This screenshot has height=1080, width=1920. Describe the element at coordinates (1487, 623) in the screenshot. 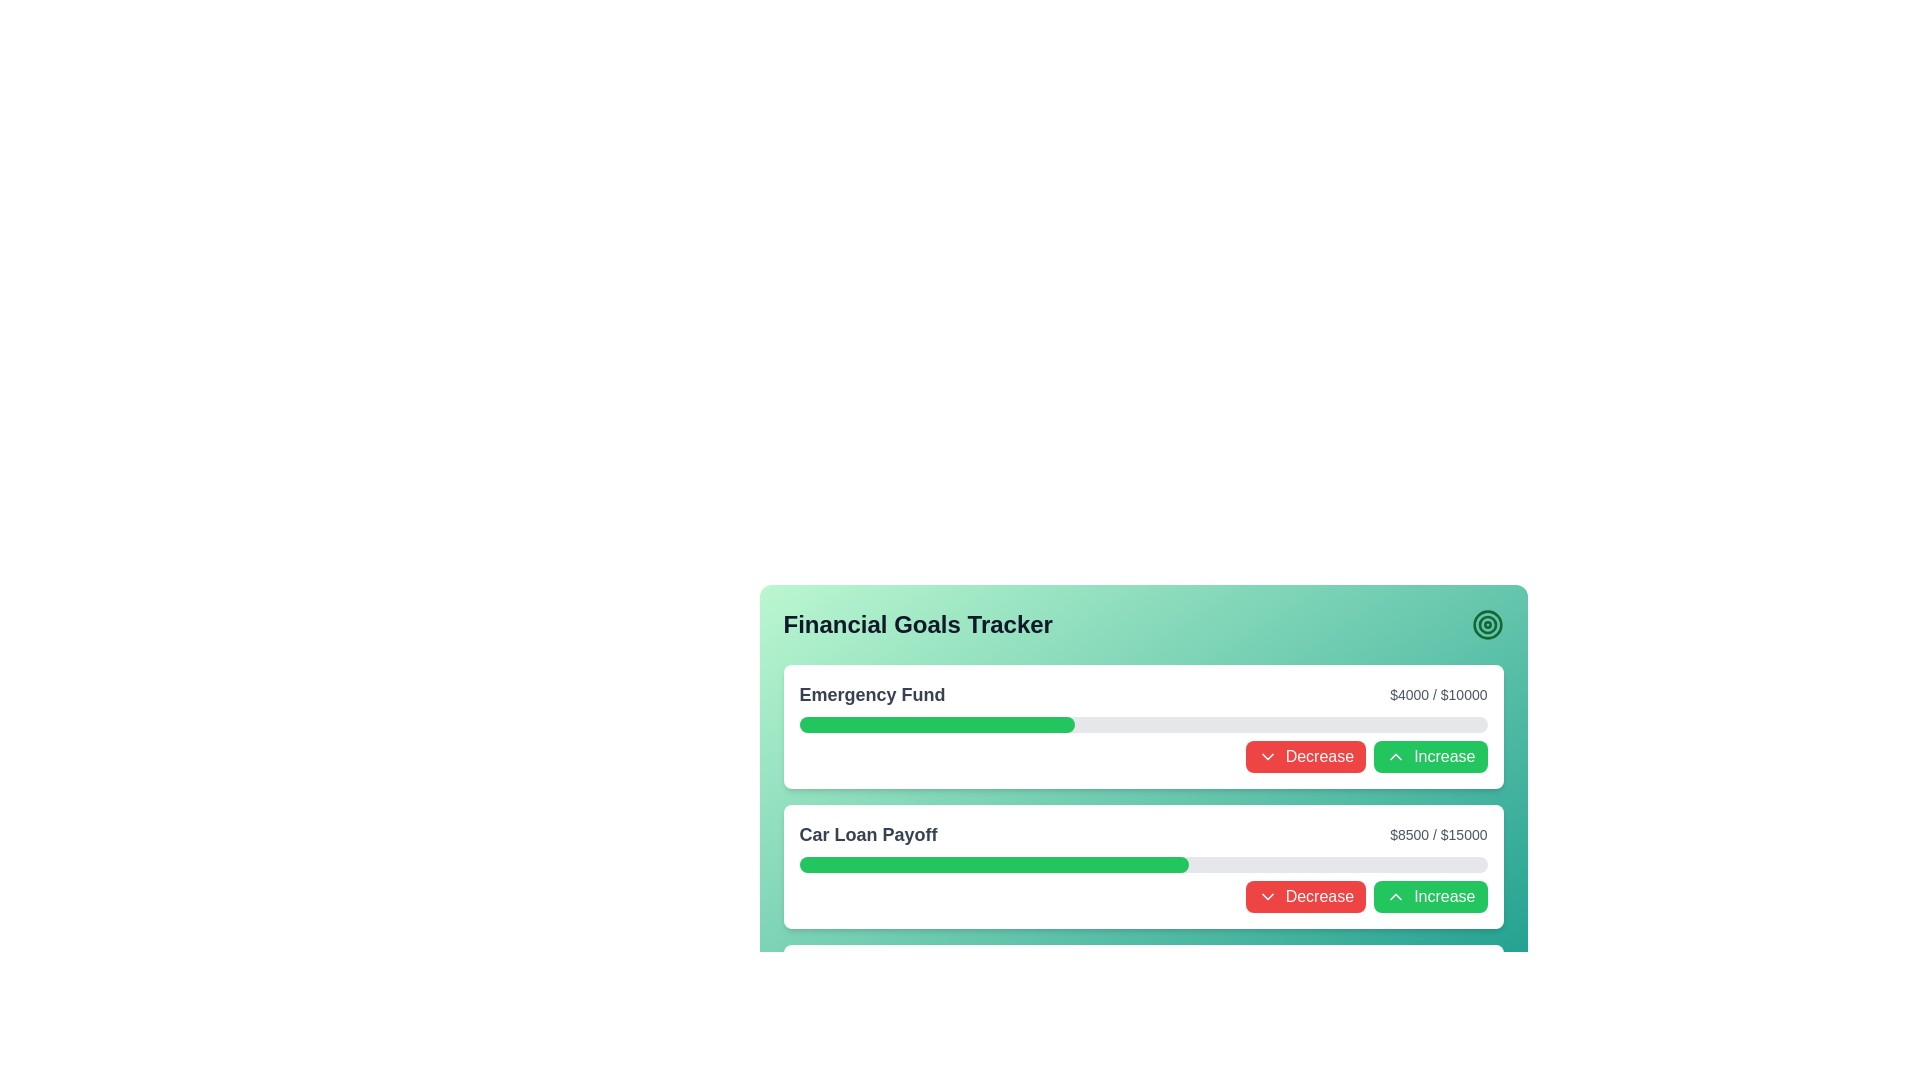

I see `the outermost circular ring with a thin green border in the Financial Goals Tracker card located at the top-right corner` at that location.